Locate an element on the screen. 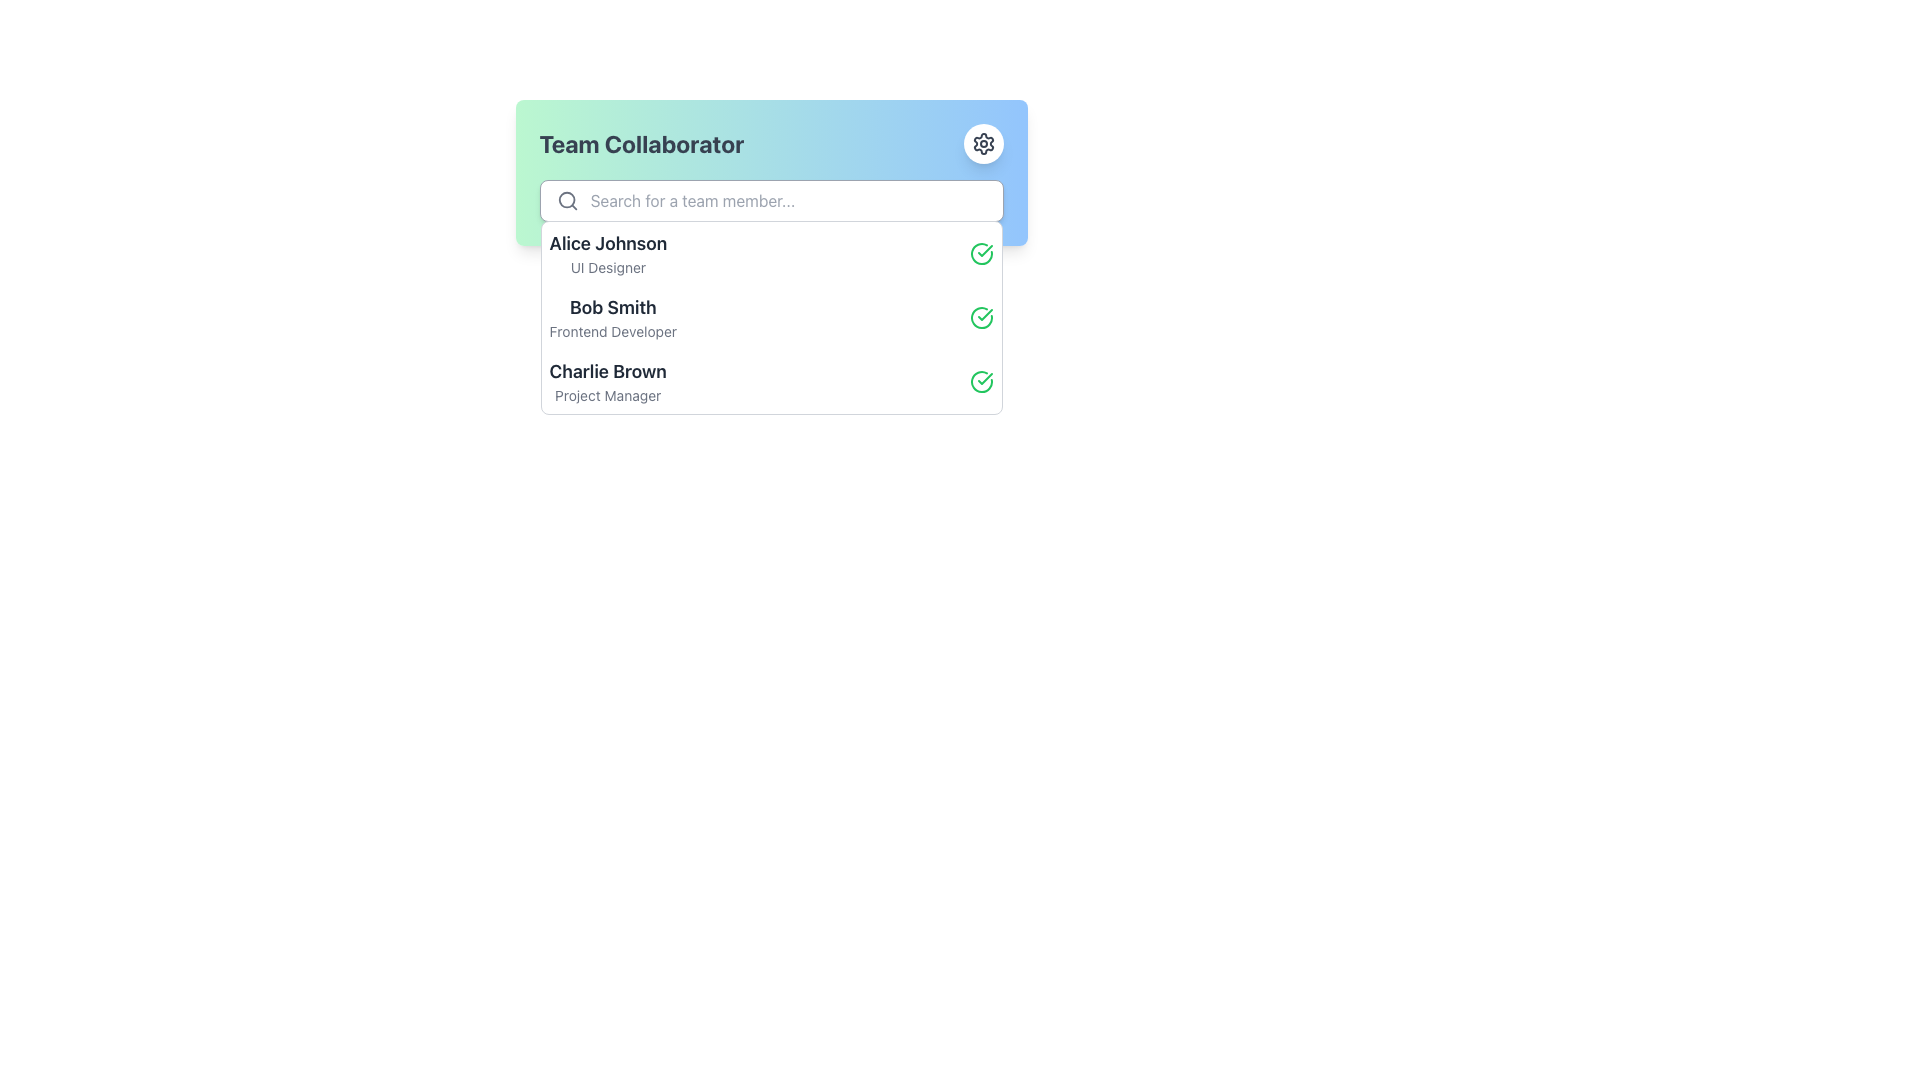 The height and width of the screenshot is (1080, 1920). the first user option 'Alice Johnson' in the dropdown menu is located at coordinates (770, 253).